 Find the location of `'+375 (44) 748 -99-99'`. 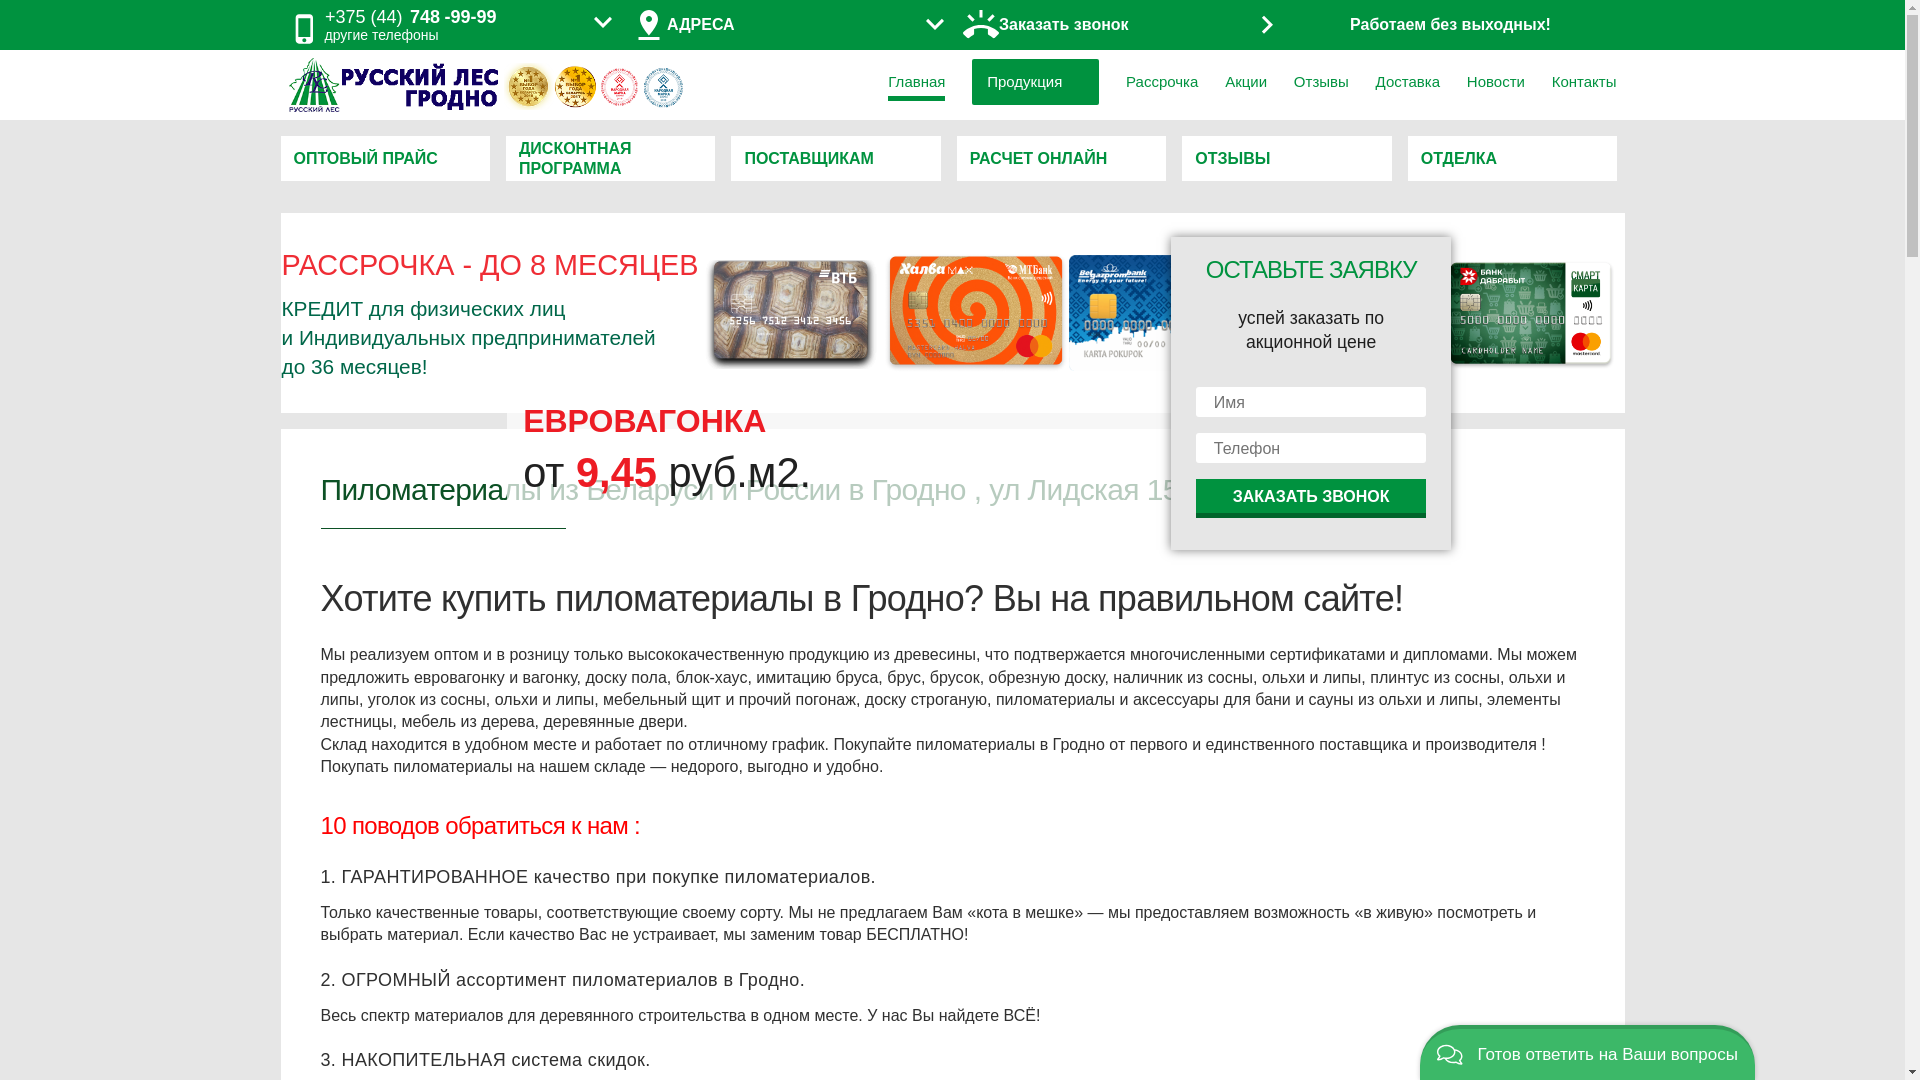

'+375 (44) 748 -99-99' is located at coordinates (410, 17).